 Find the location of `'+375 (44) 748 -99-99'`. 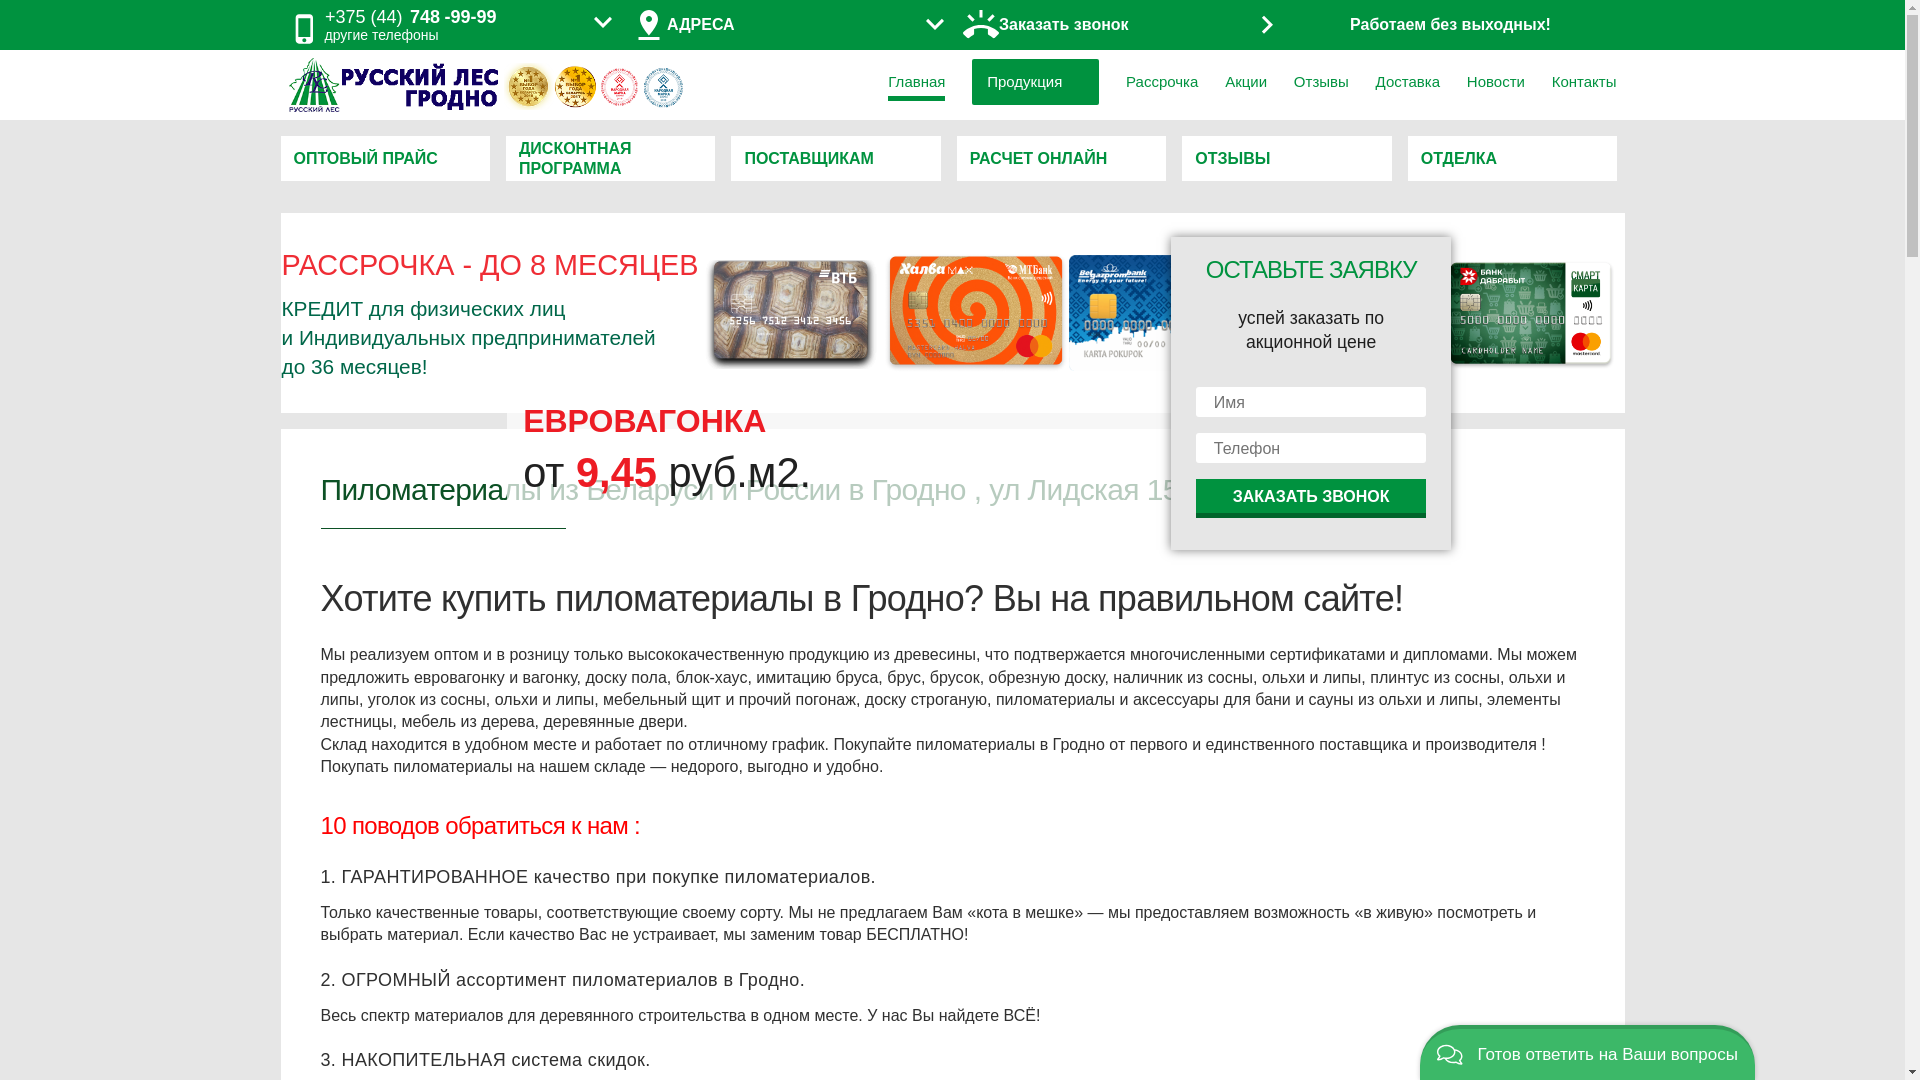

'+375 (44) 748 -99-99' is located at coordinates (410, 17).